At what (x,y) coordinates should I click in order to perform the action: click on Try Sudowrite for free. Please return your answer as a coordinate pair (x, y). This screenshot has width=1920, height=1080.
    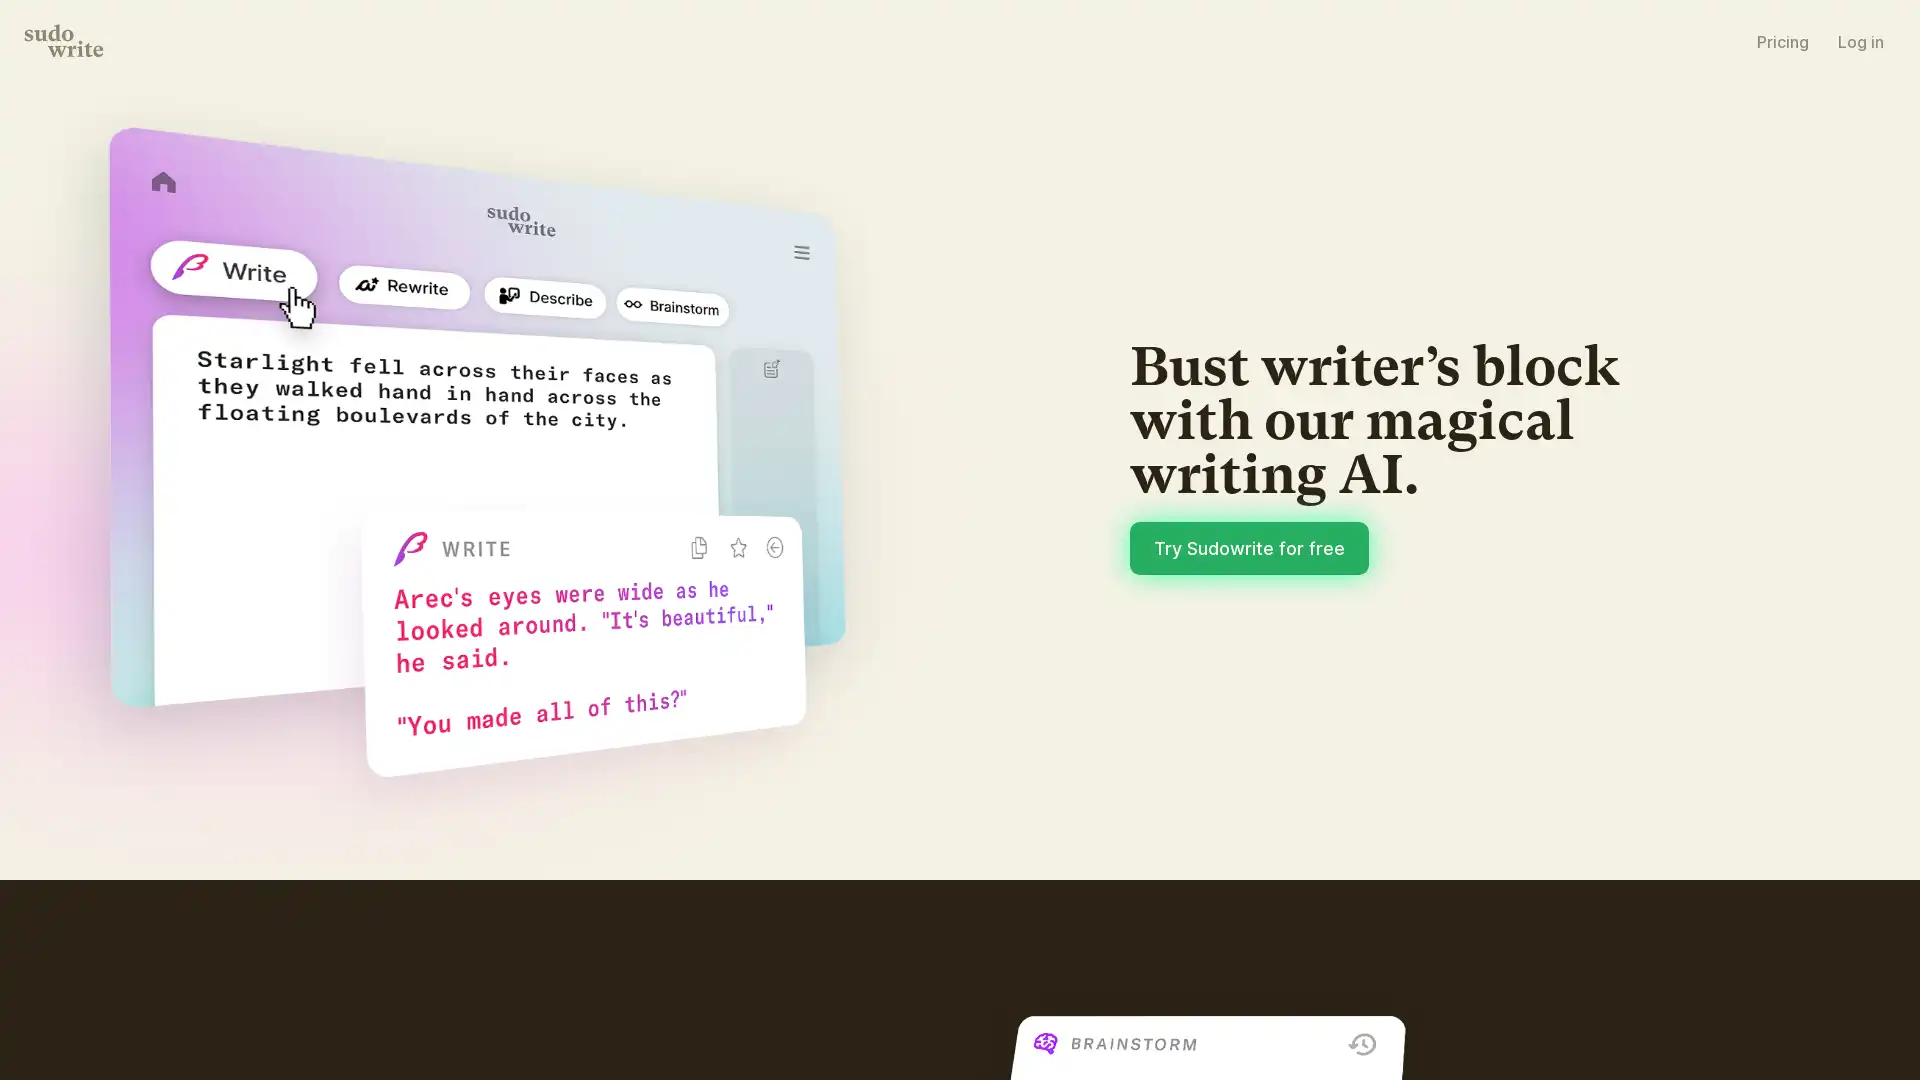
    Looking at the image, I should click on (1248, 547).